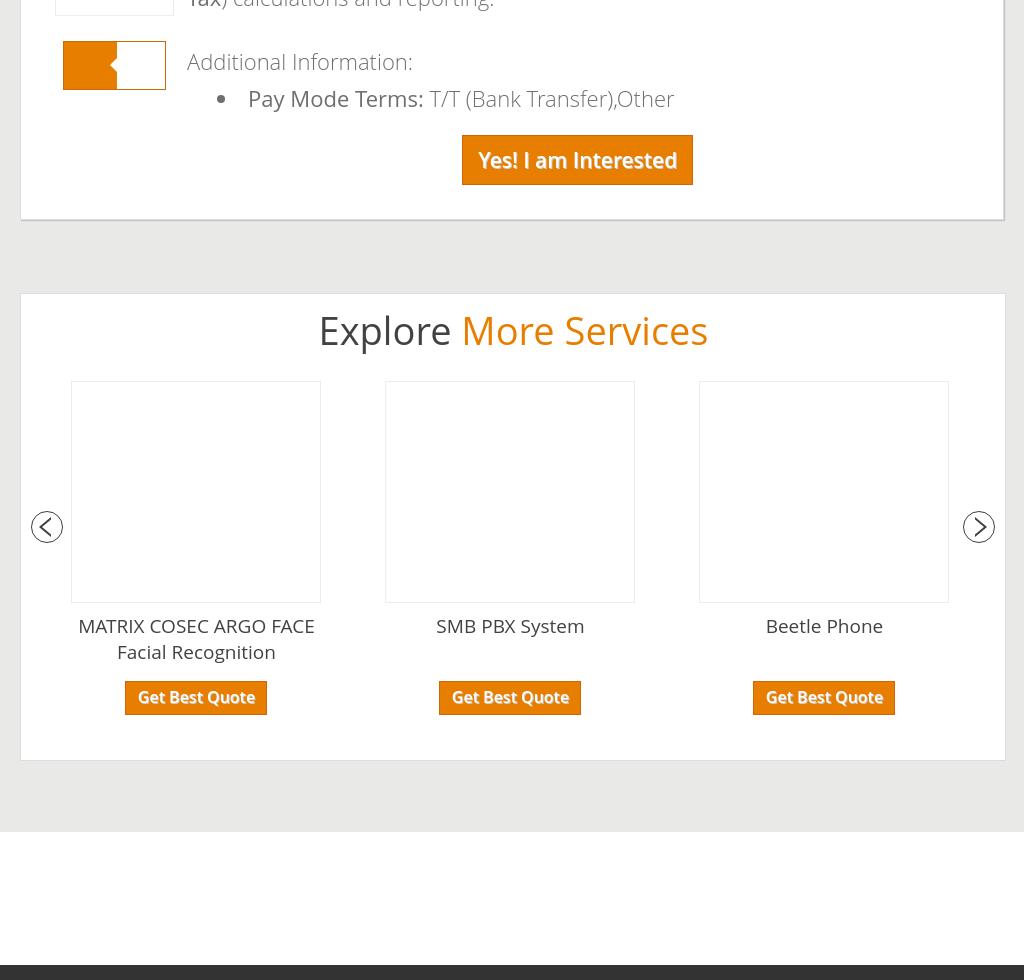 The height and width of the screenshot is (980, 1024). I want to click on 'Explore', so click(384, 329).